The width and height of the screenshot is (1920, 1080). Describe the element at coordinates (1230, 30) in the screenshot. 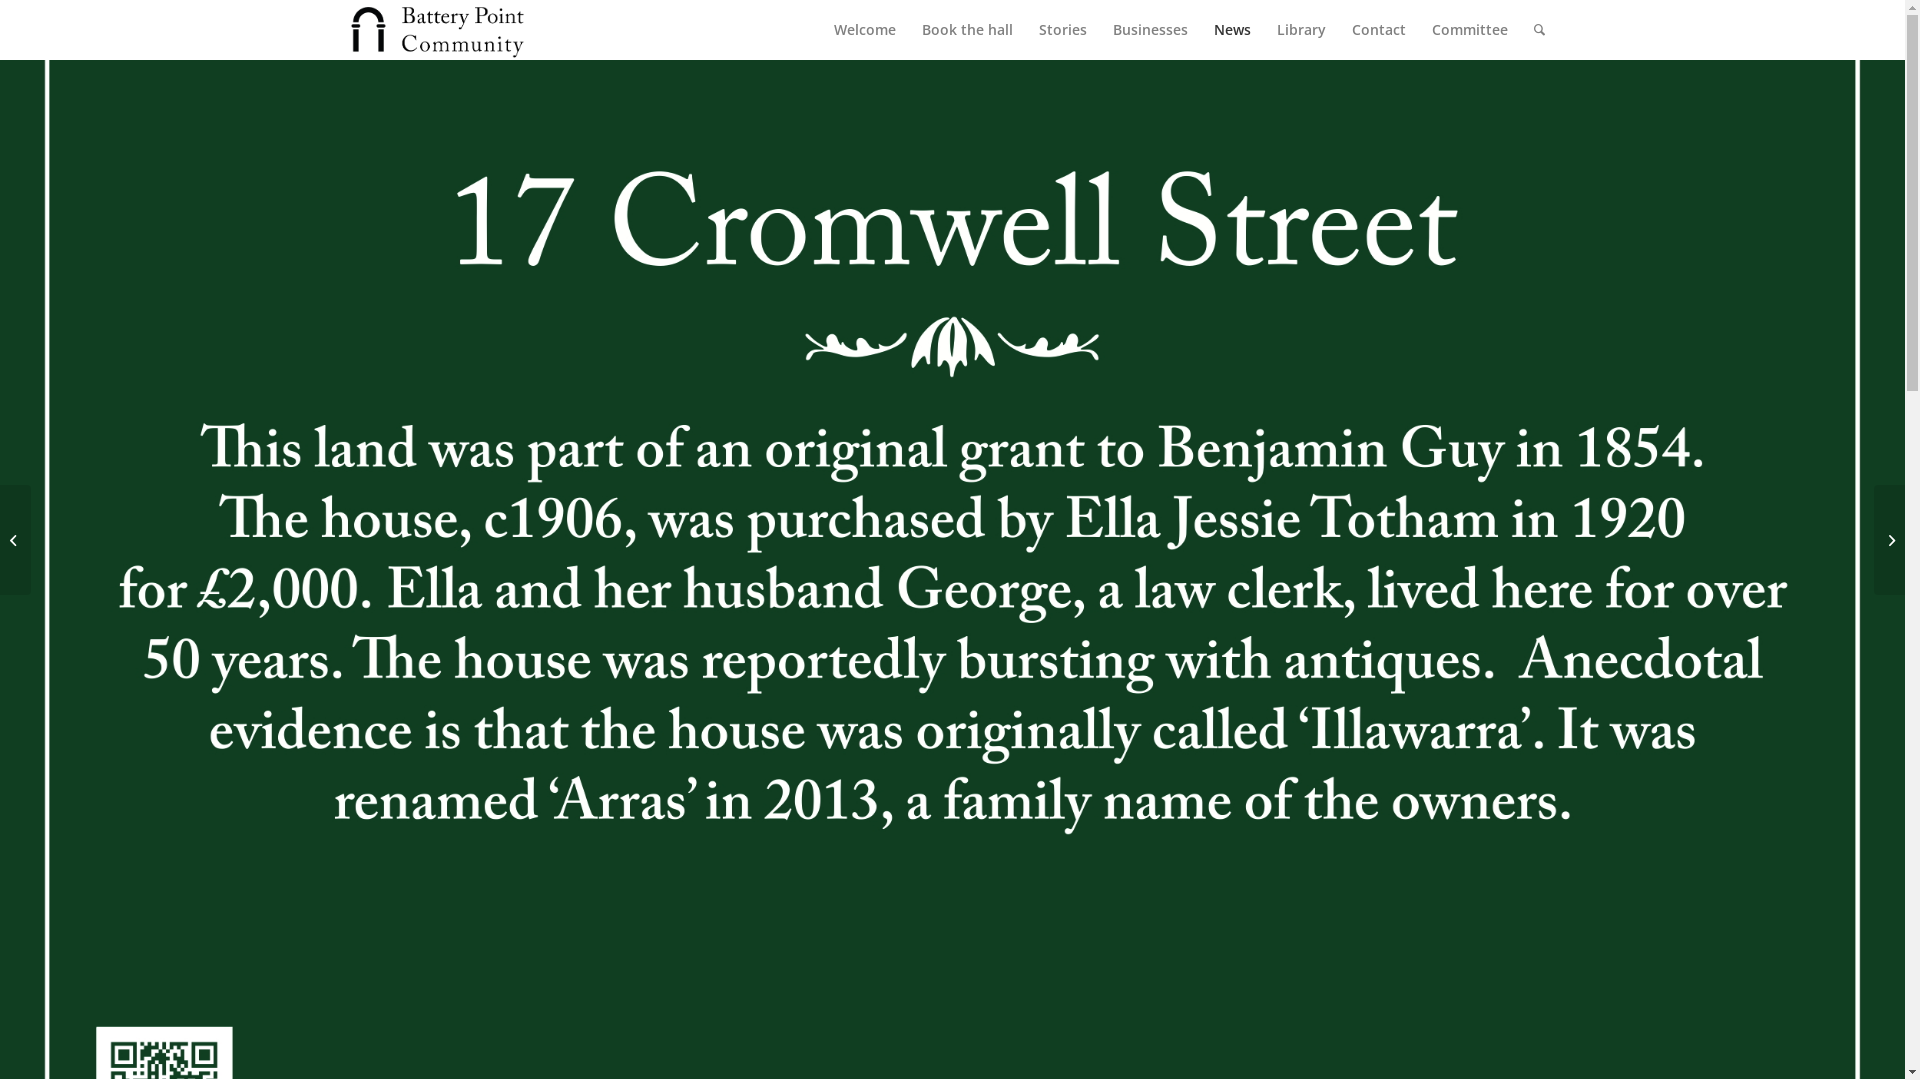

I see `'News'` at that location.